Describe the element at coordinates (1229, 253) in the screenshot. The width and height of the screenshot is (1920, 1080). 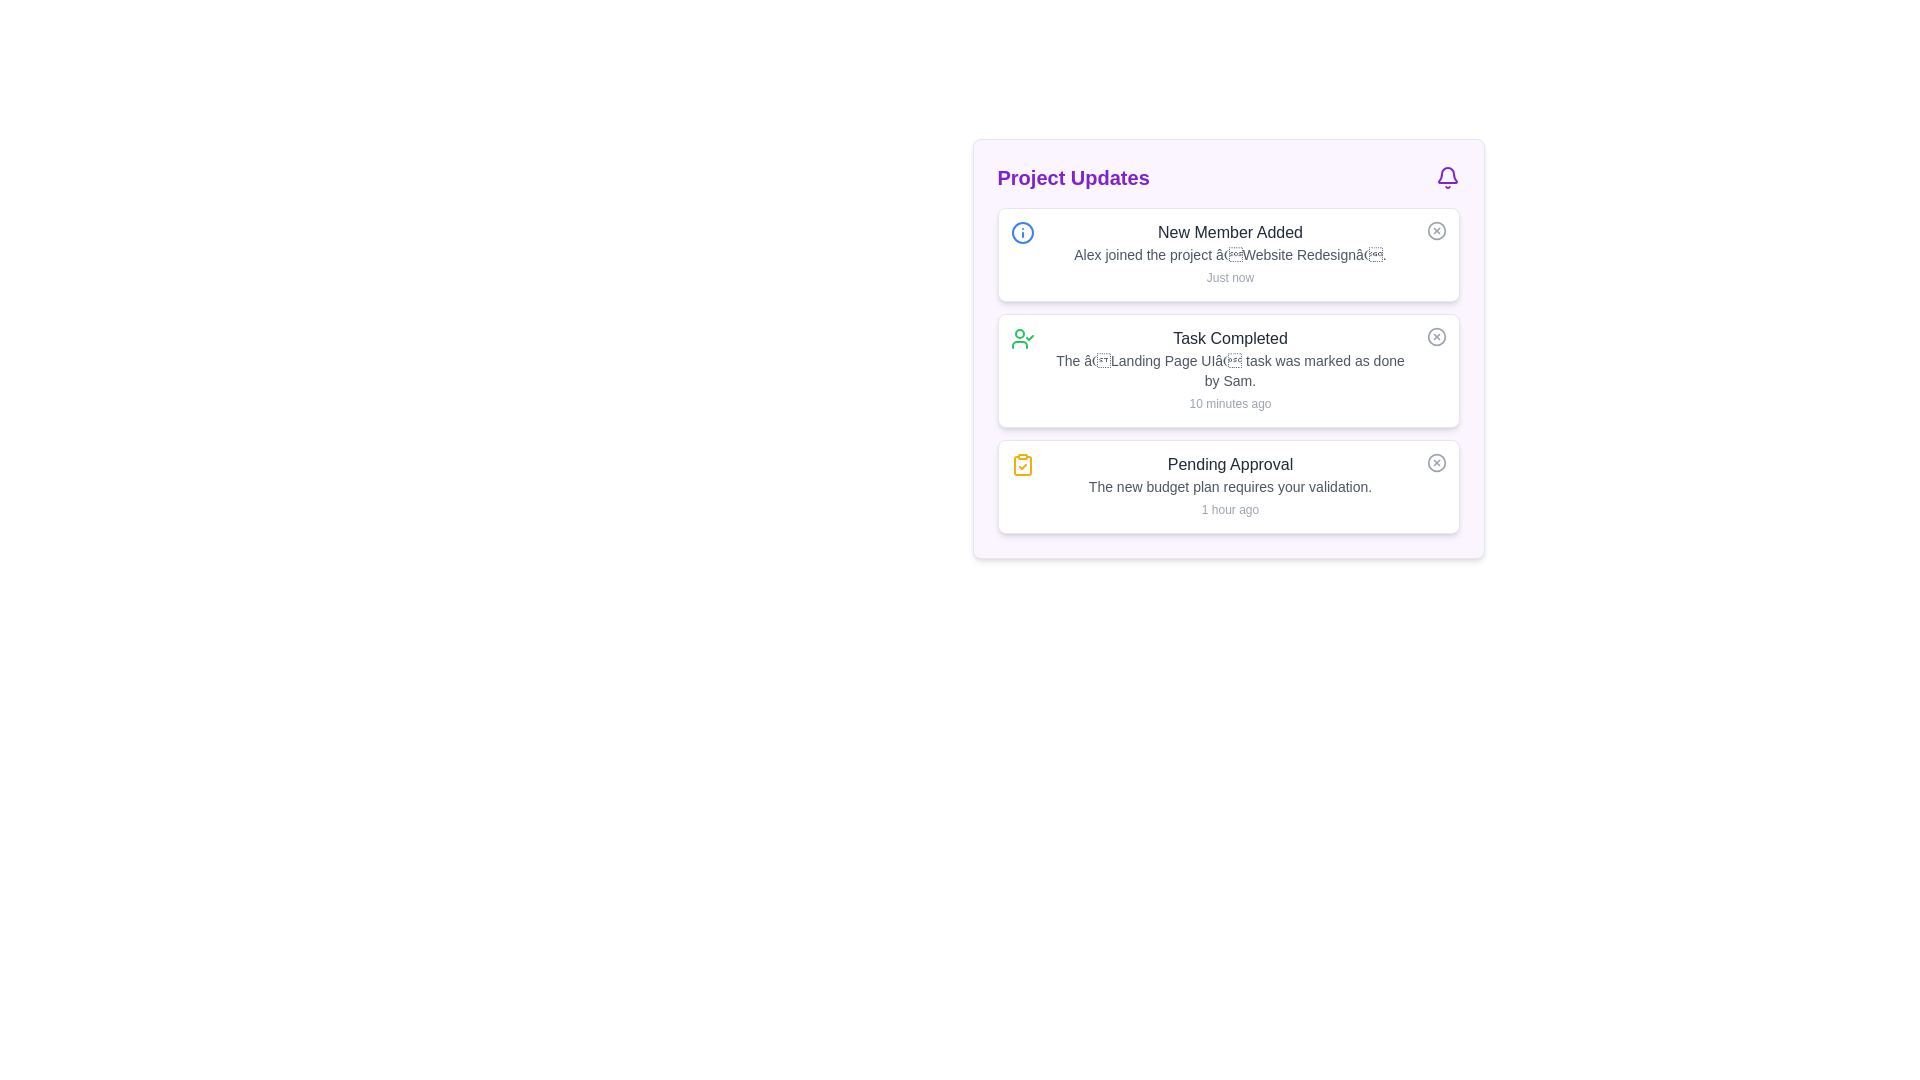
I see `information in the notification about a new member joining a project, which includes the headline 'New Member Added', the text 'Alex joined the project ‘Website Redesign’', and the timestamp 'Just now'. This notification is located in the first notification card in the 'Project Updates' panel` at that location.